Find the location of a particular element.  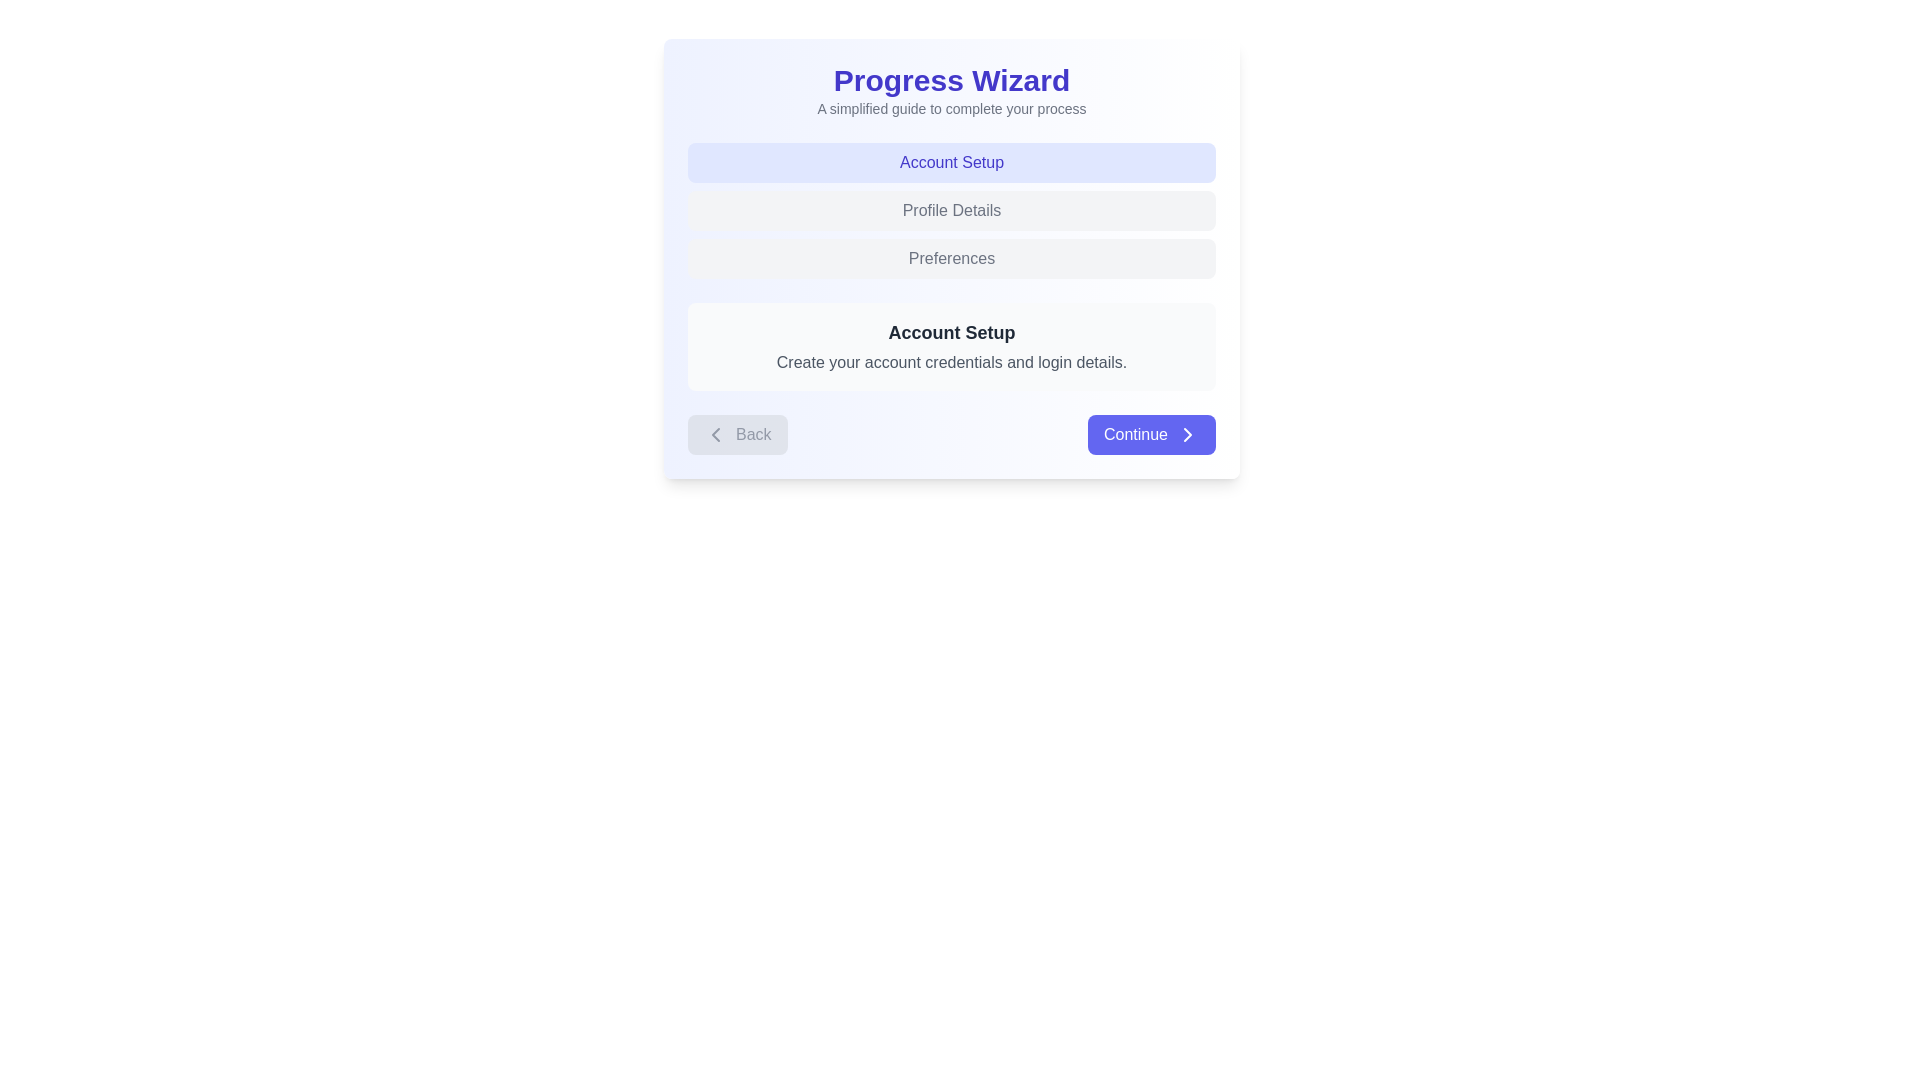

the 'Profile Details' button in the 'Progress Wizard' panel is located at coordinates (950, 211).